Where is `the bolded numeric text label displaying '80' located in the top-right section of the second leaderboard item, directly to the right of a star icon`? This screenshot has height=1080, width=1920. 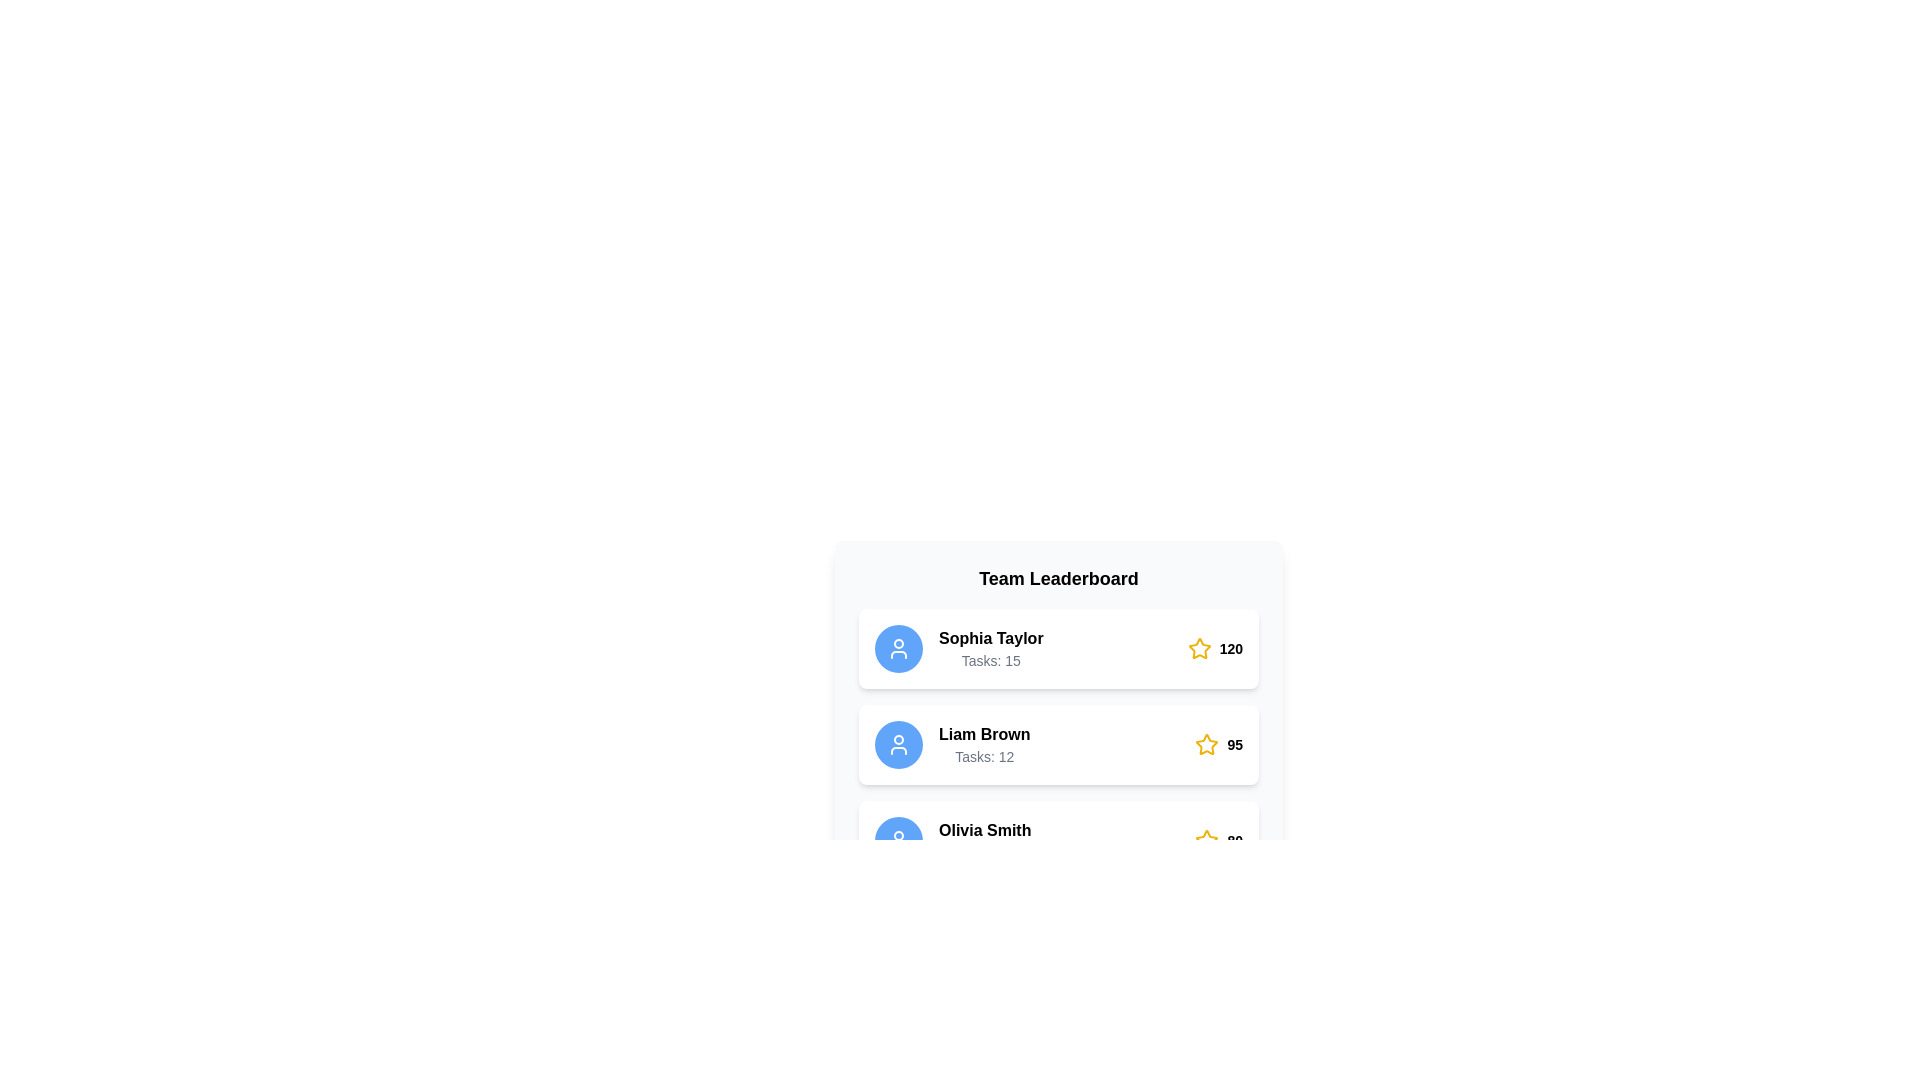
the bolded numeric text label displaying '80' located in the top-right section of the second leaderboard item, directly to the right of a star icon is located at coordinates (1234, 840).